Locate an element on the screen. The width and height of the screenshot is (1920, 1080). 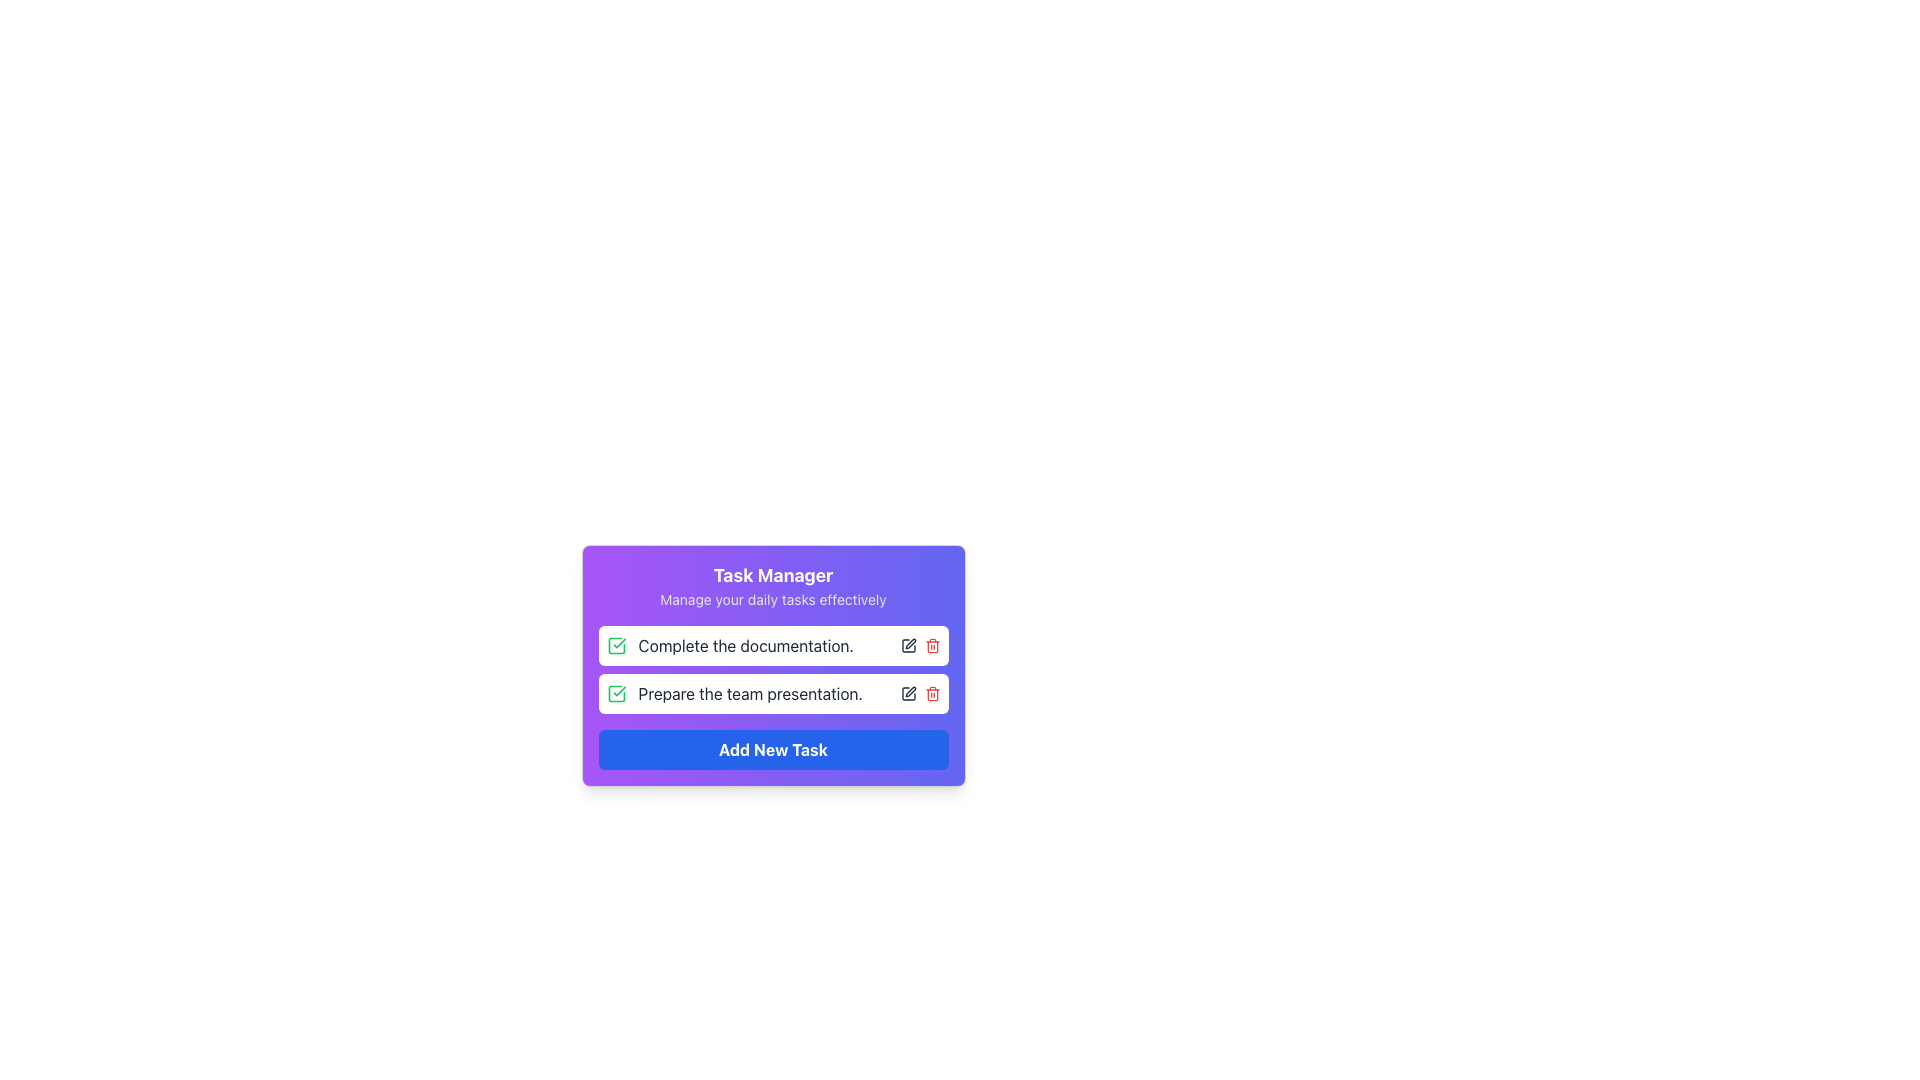
the text block containing the phrase 'Prepare the team presentation.', which is the second task item in the task list interface is located at coordinates (749, 693).